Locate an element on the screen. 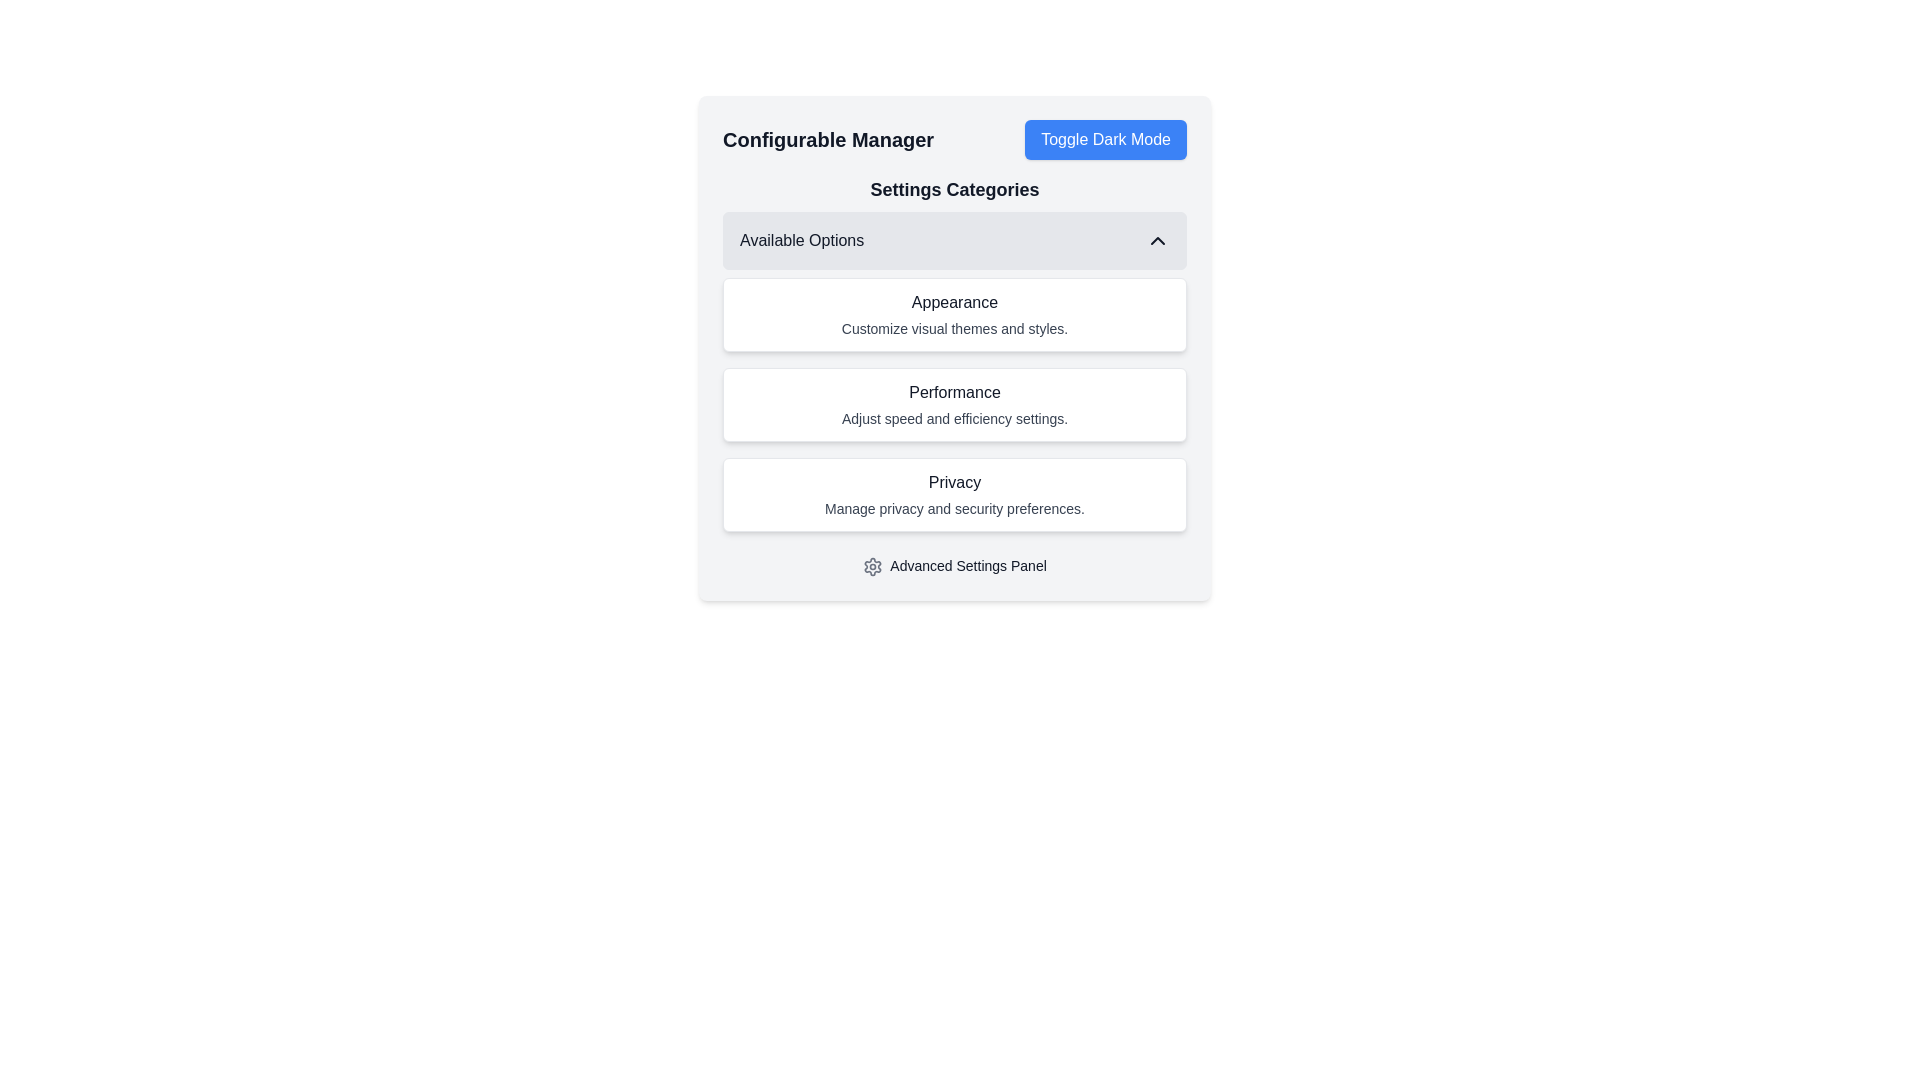 Image resolution: width=1920 pixels, height=1080 pixels. the text label stating 'Customize visual themes and styles.' which is positioned beneath the header 'Appearance' in a settings options list is located at coordinates (954, 327).